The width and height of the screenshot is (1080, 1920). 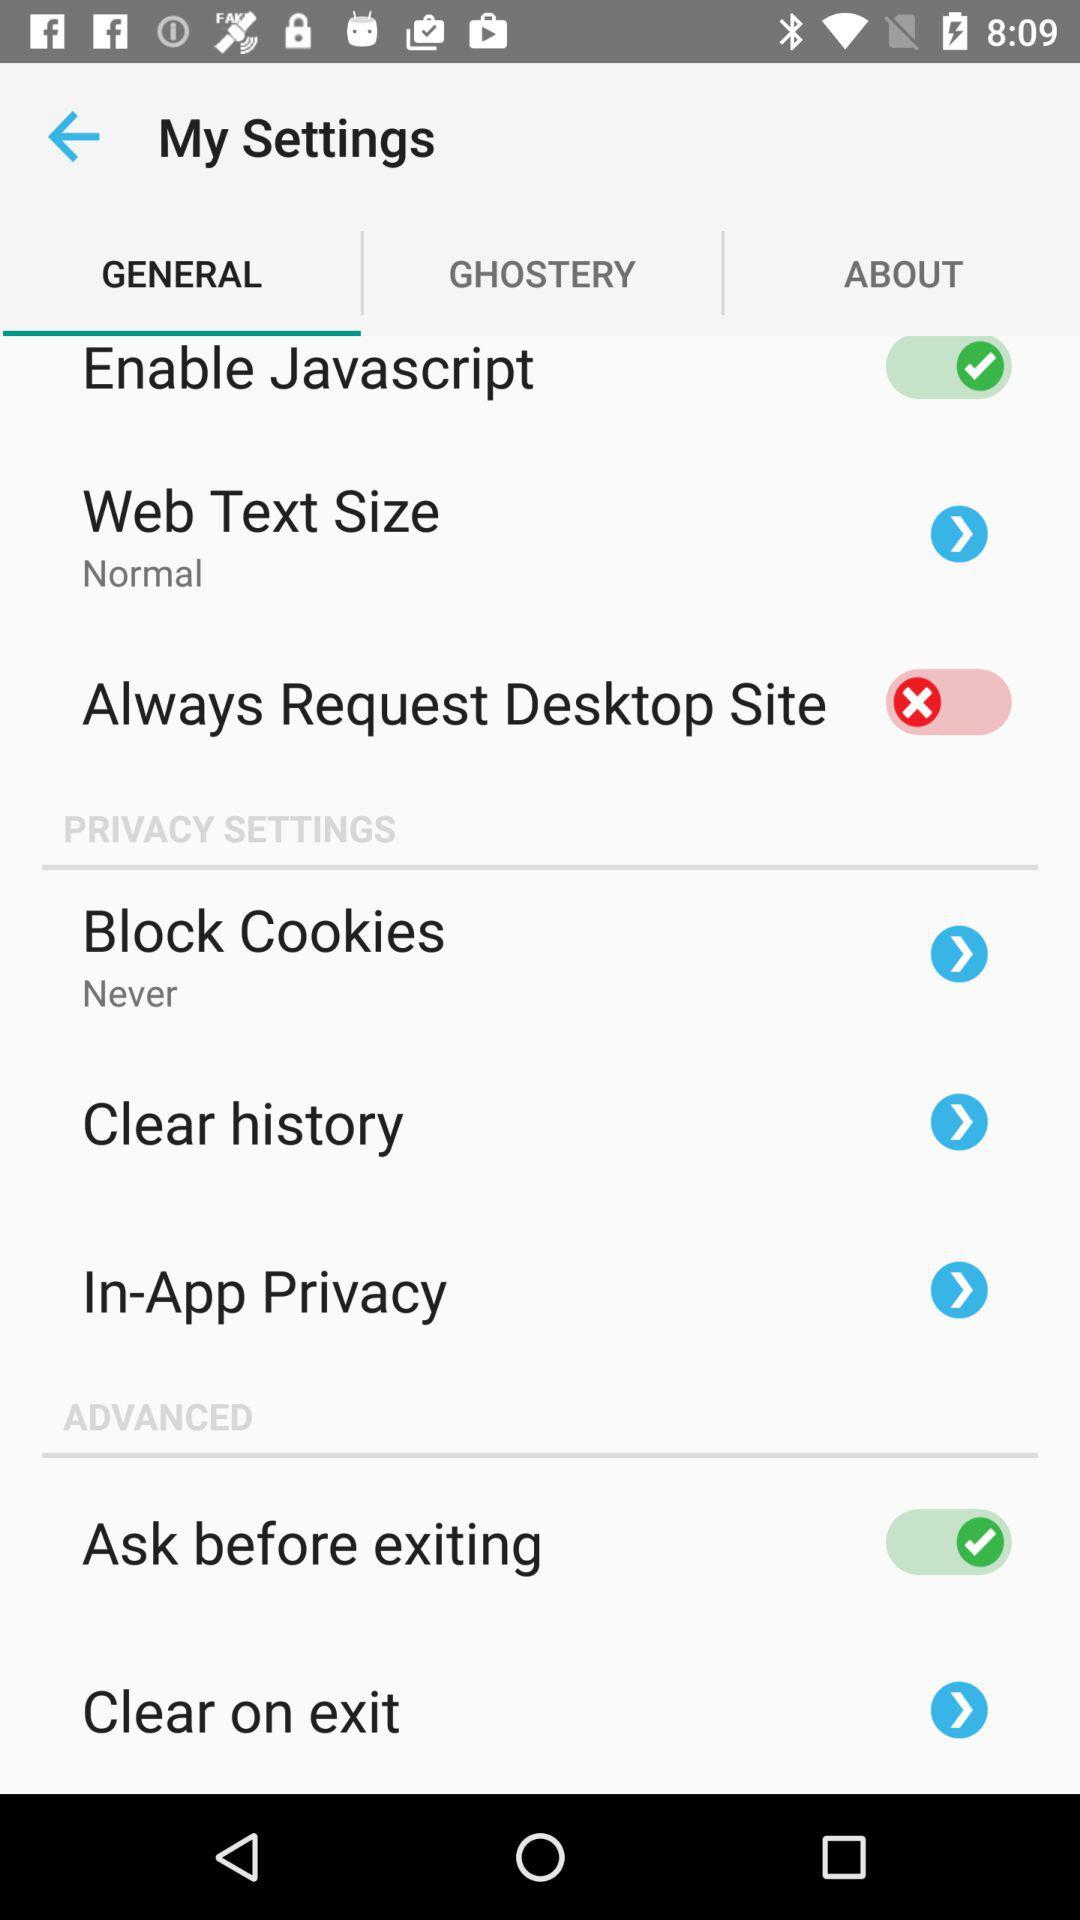 What do you see at coordinates (947, 1540) in the screenshot?
I see `enable ask before exiting` at bounding box center [947, 1540].